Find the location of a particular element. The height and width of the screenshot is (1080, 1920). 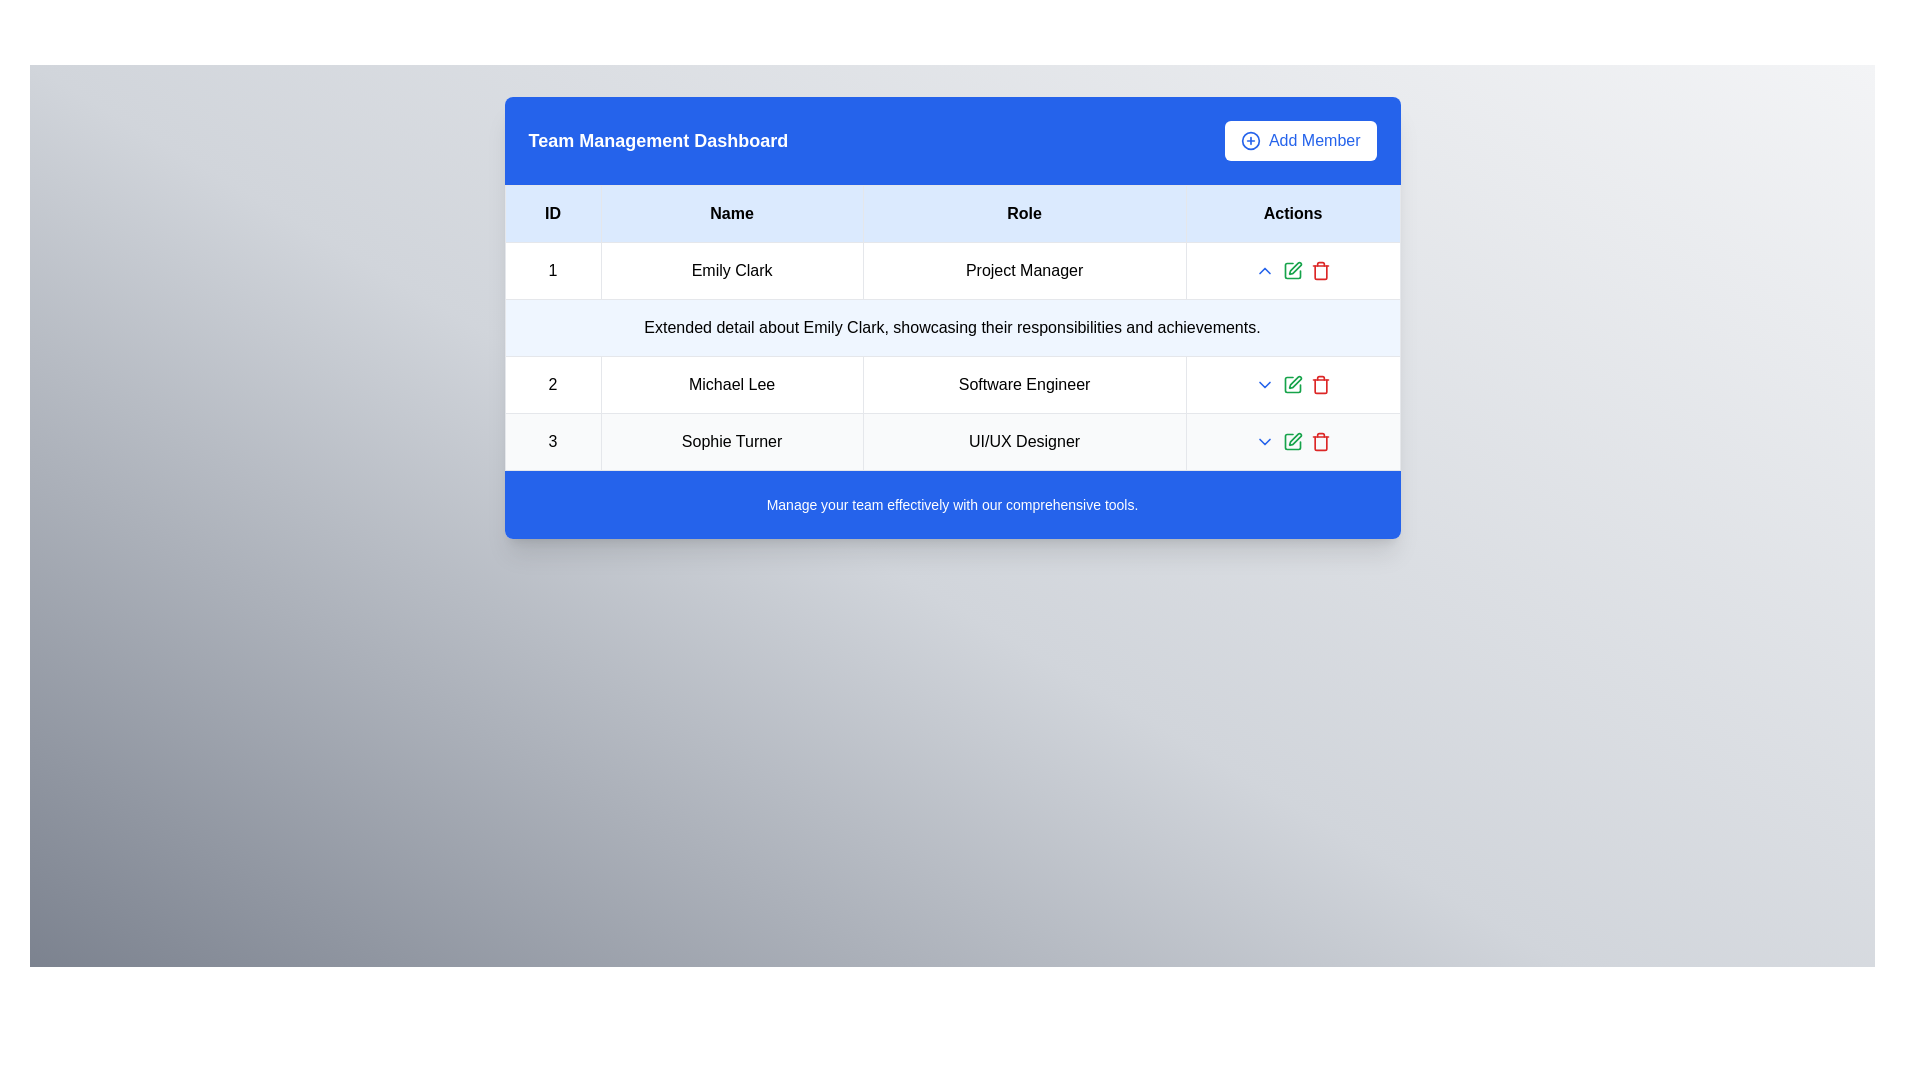

the text label displaying 'Emily Clark' located in the first row of the table under the 'Name' header, positioned between the 'ID' and 'Role' columns is located at coordinates (731, 270).